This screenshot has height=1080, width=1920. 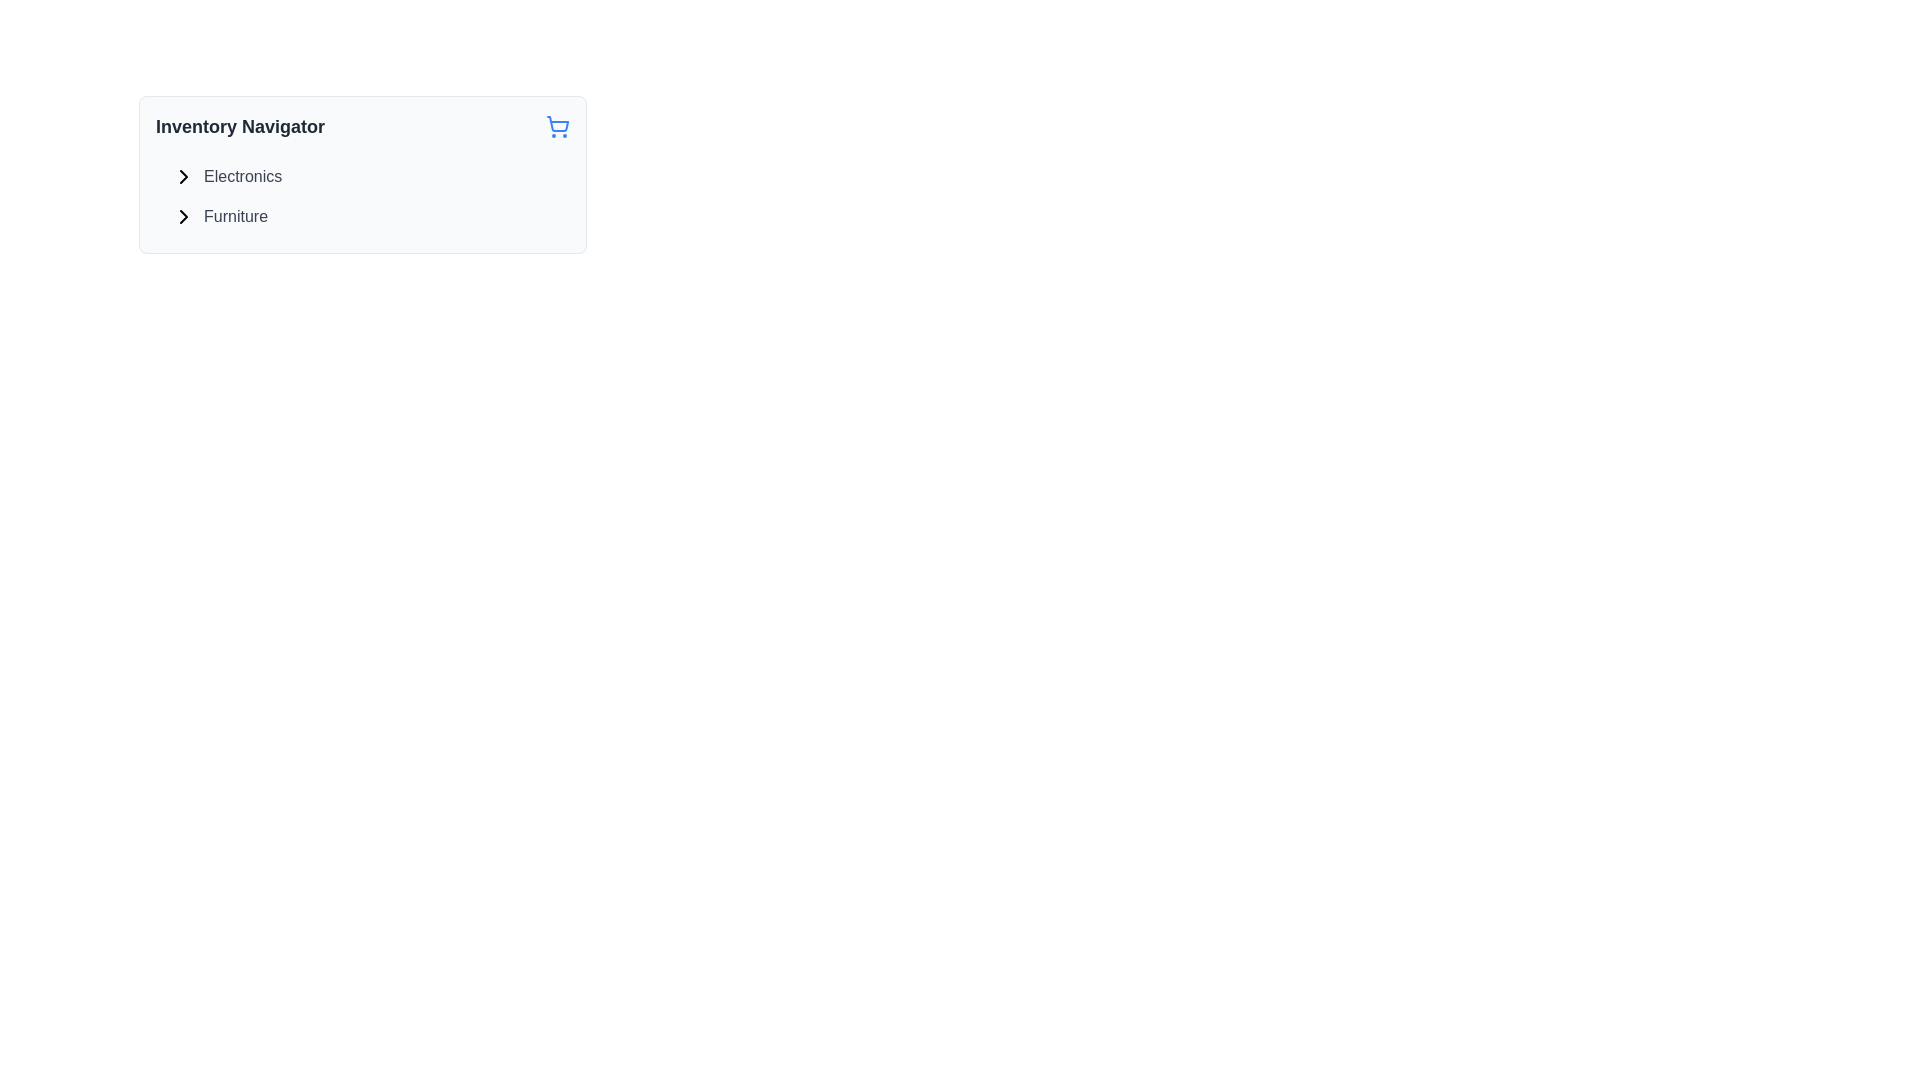 I want to click on the 'Electronics' category item in the expandable navigation list by clicking it for keyboard navigation, so click(x=227, y=176).